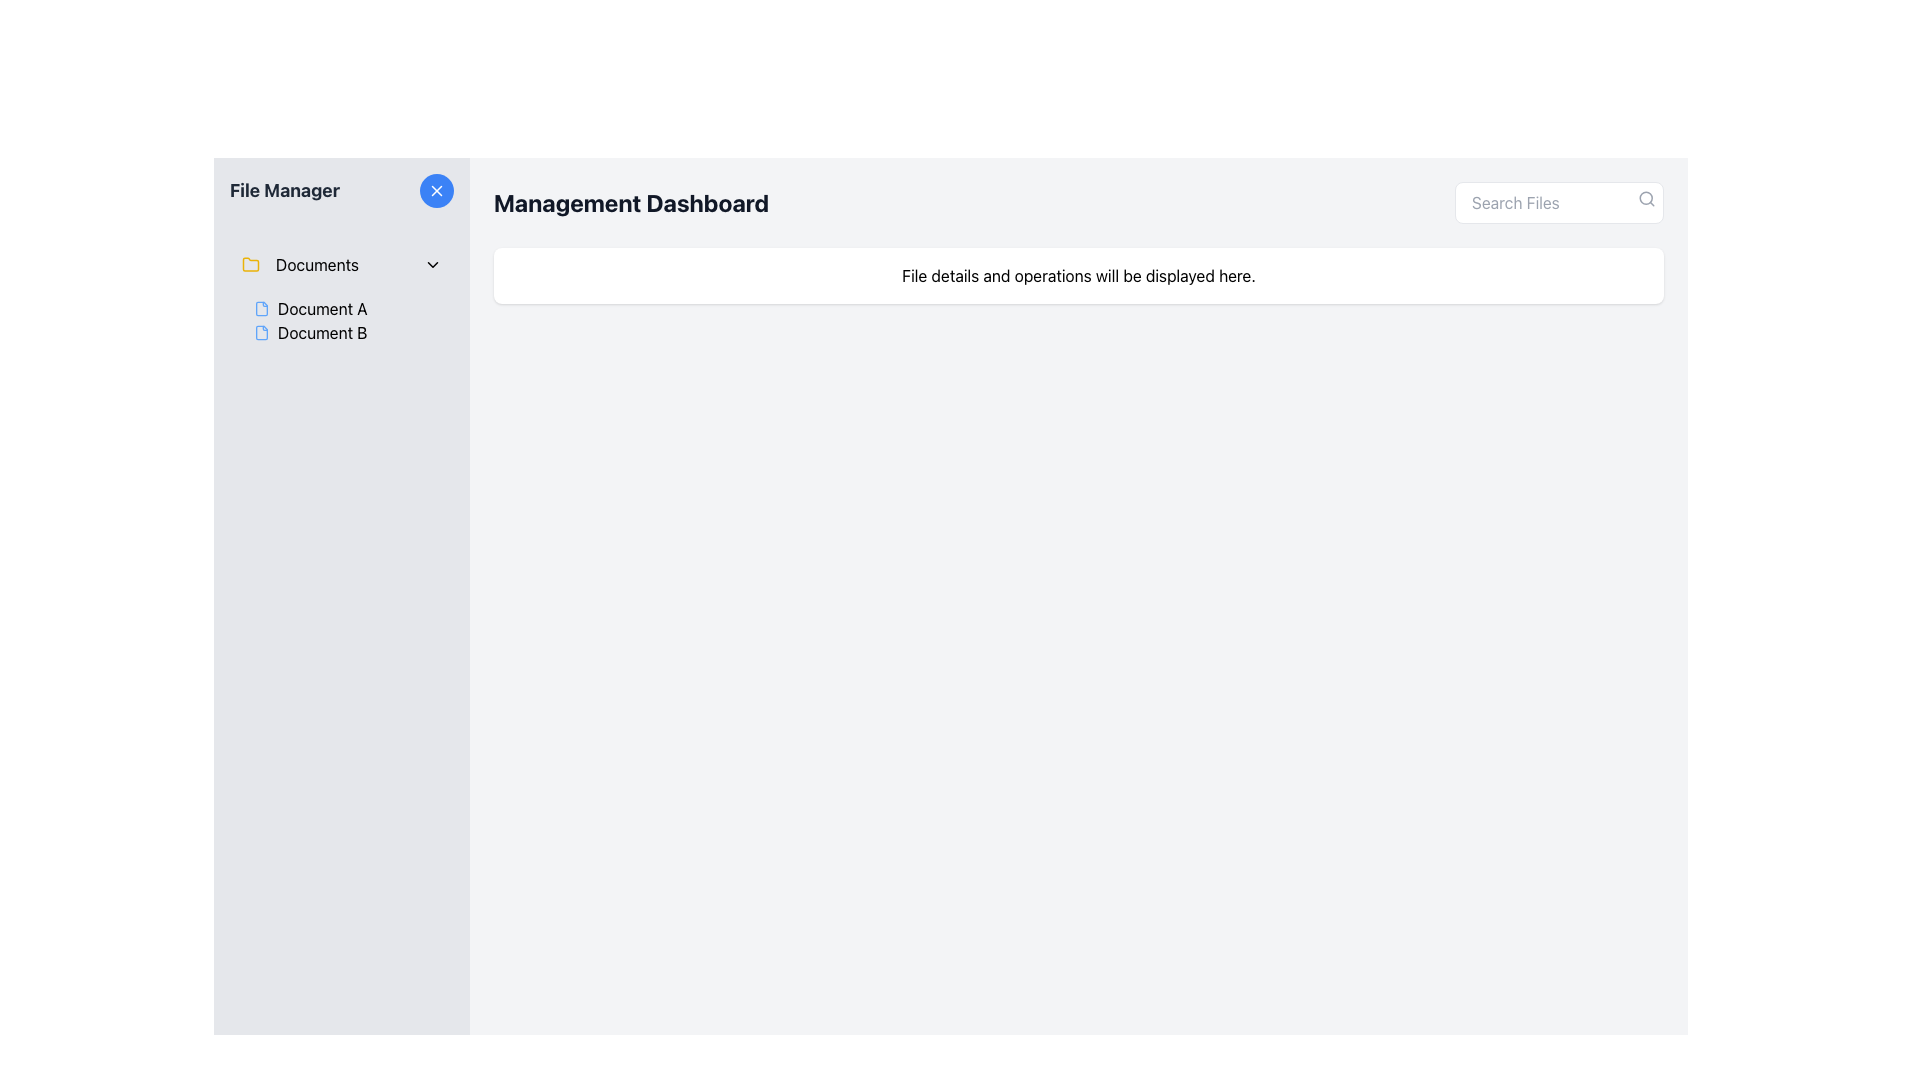 Image resolution: width=1920 pixels, height=1080 pixels. I want to click on the close or cancel icon, which is a small diagonal cross positioned within a circular area with a light blue background, located to the right of the 'File Manager' title in the left navigation panel, so click(435, 191).